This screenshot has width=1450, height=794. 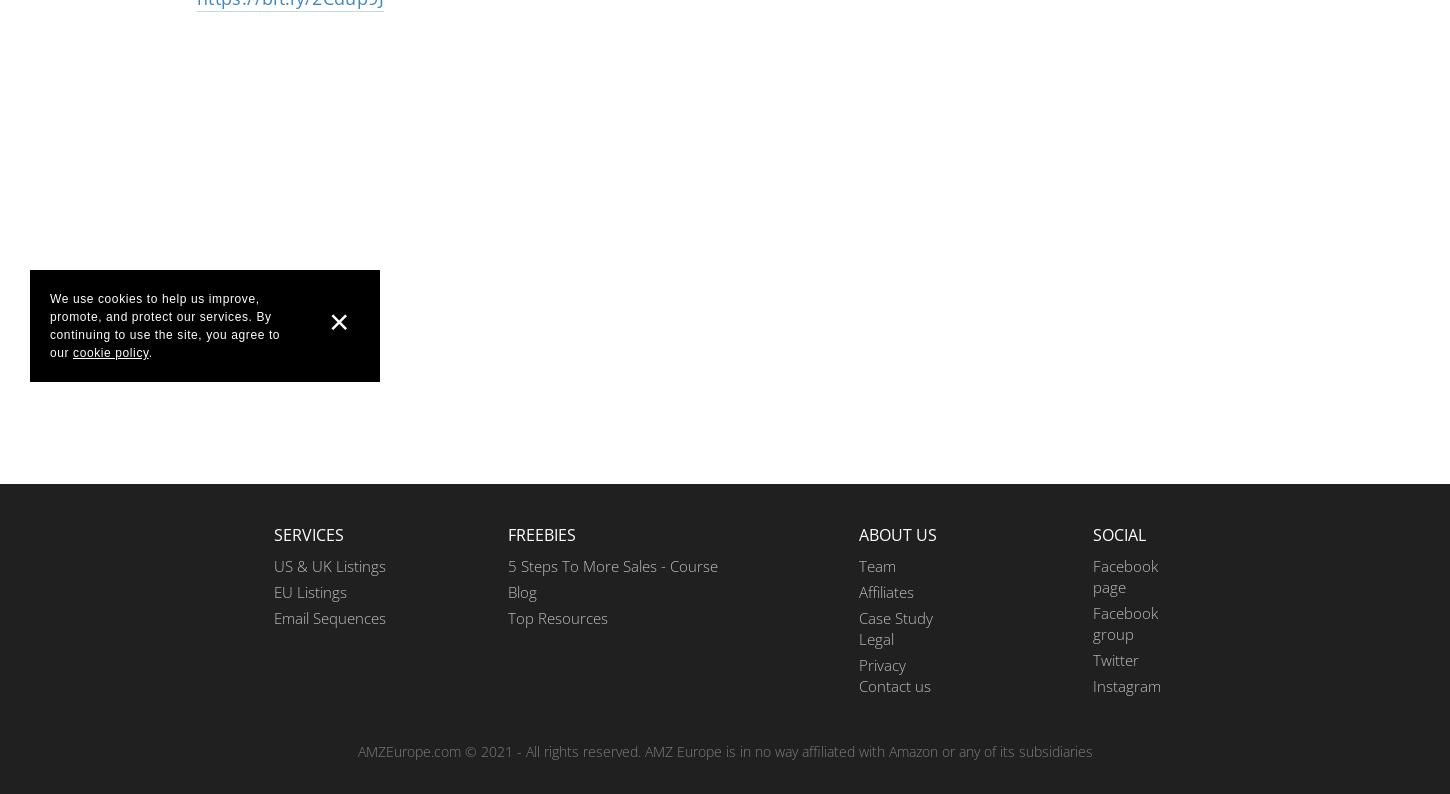 What do you see at coordinates (557, 617) in the screenshot?
I see `'Top Resources'` at bounding box center [557, 617].